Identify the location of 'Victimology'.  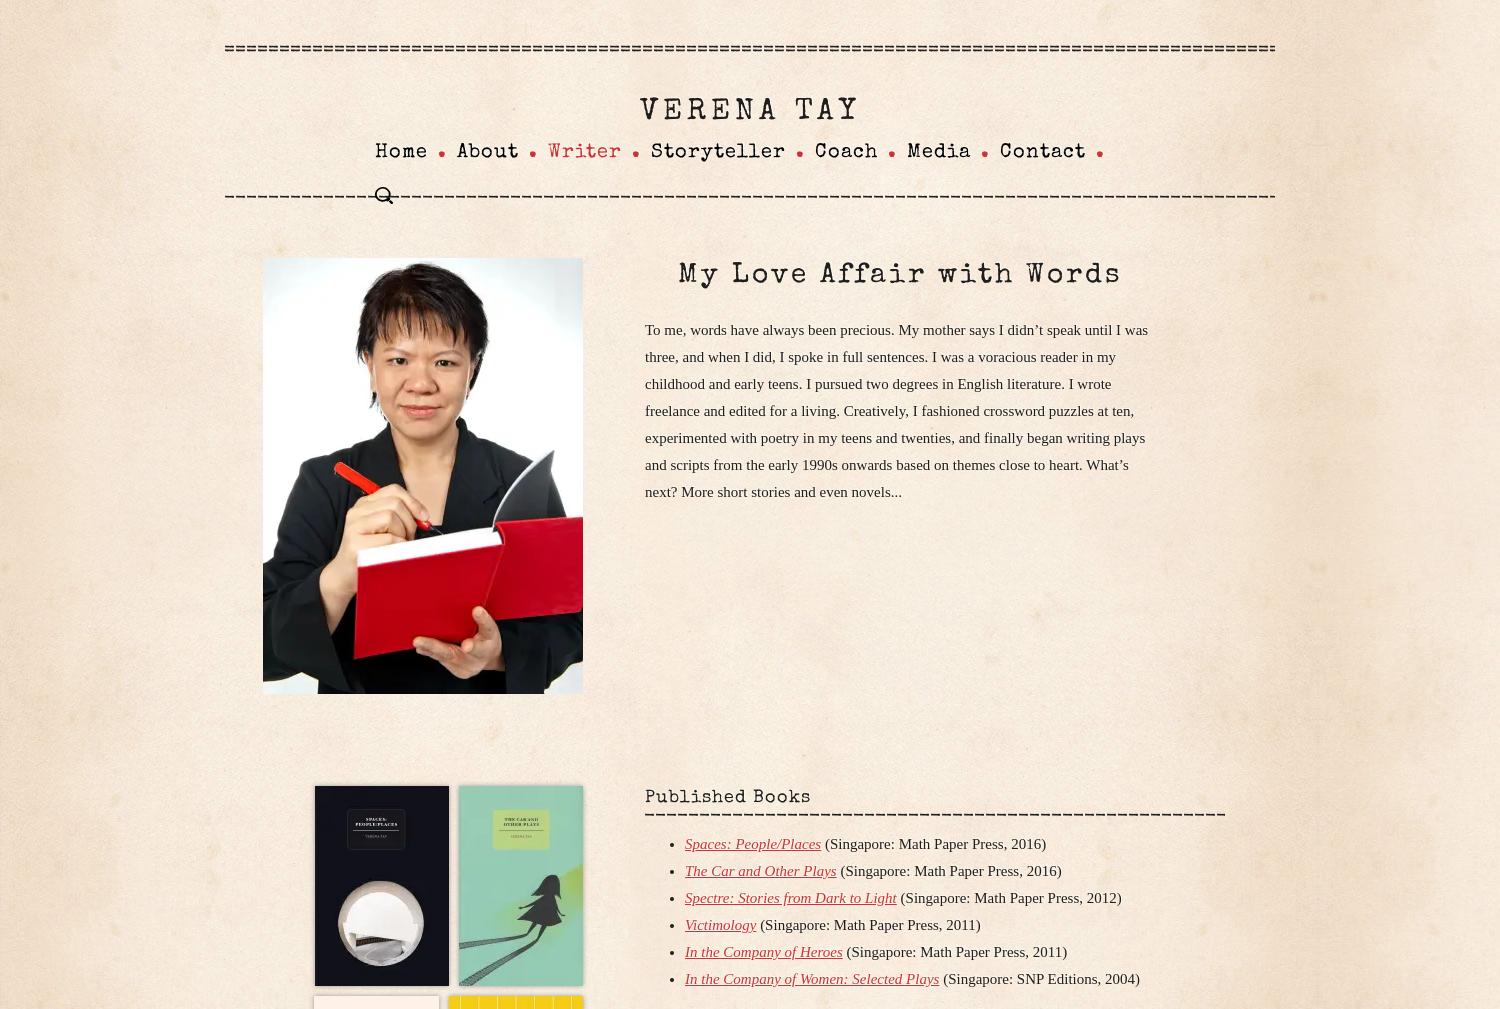
(719, 924).